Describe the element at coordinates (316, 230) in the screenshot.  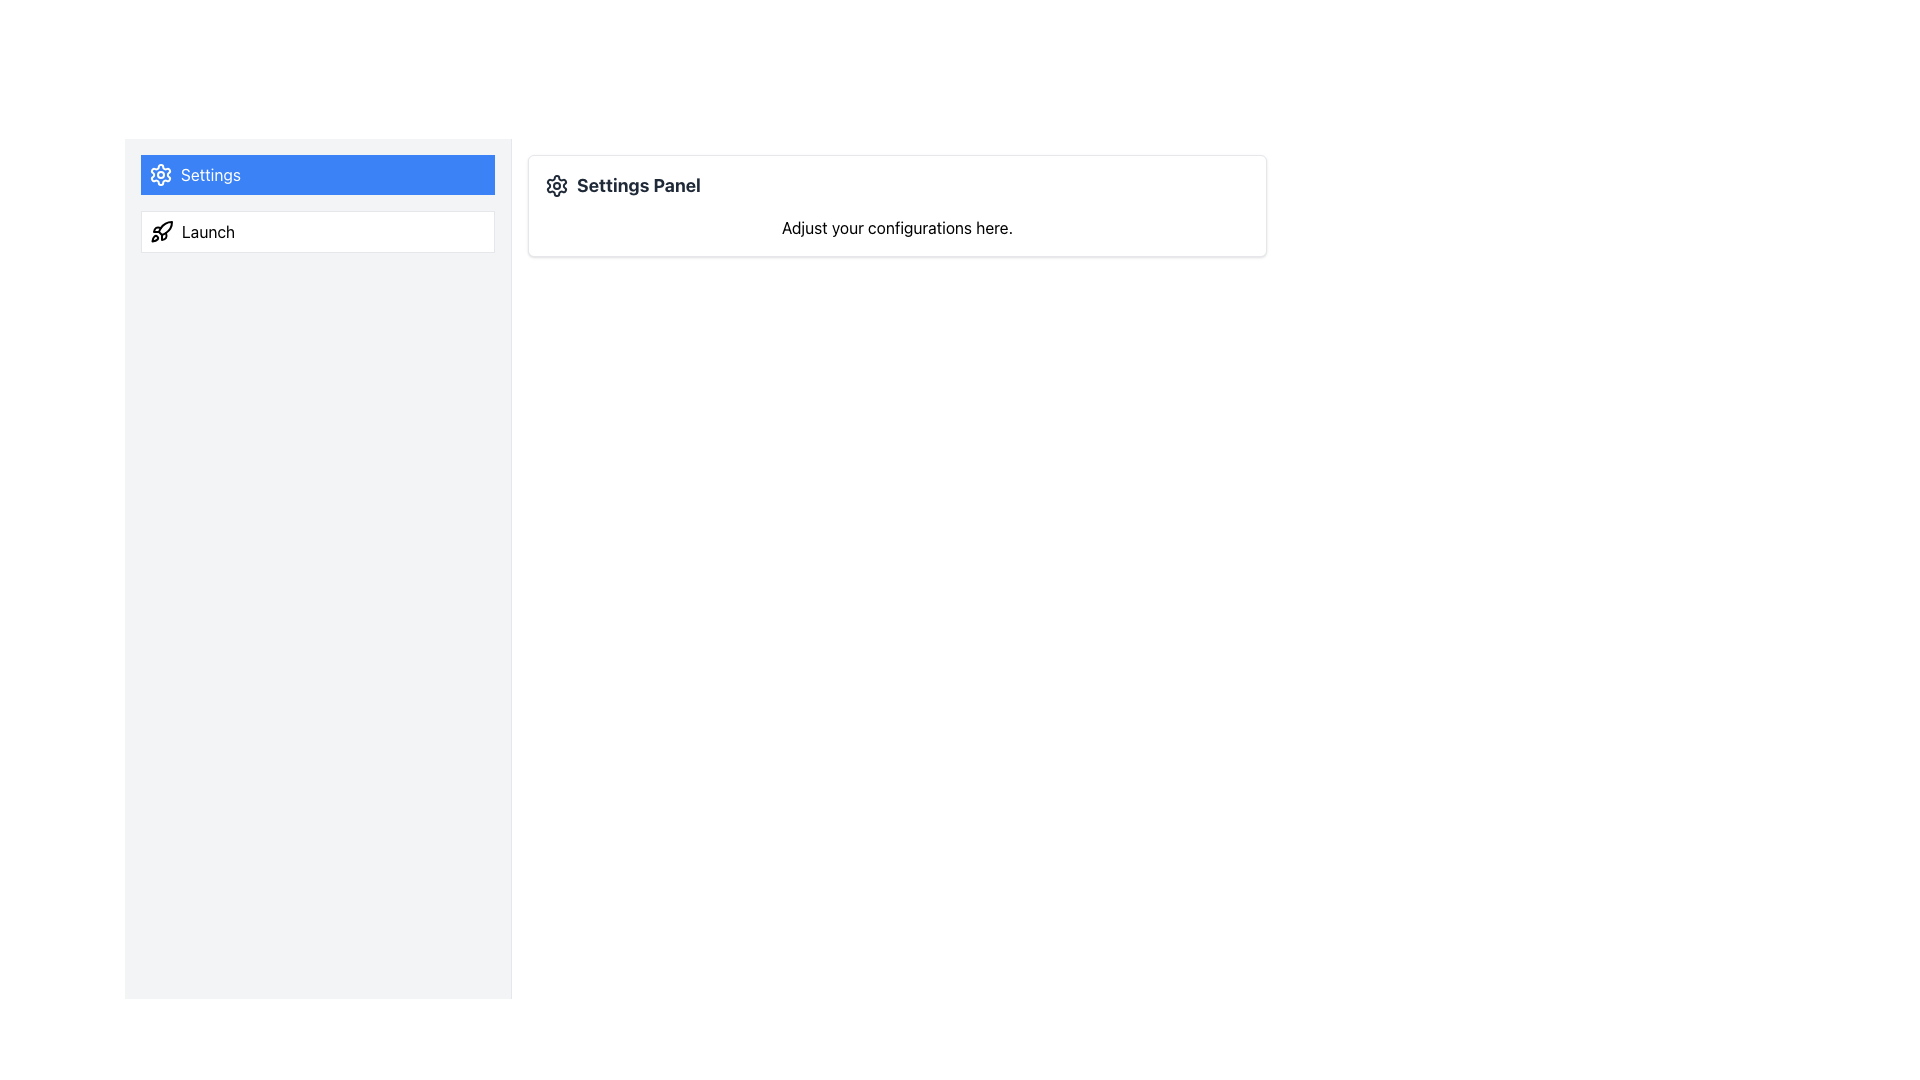
I see `the 'Launch' button located below the blue 'Settings' button in the left side panel` at that location.